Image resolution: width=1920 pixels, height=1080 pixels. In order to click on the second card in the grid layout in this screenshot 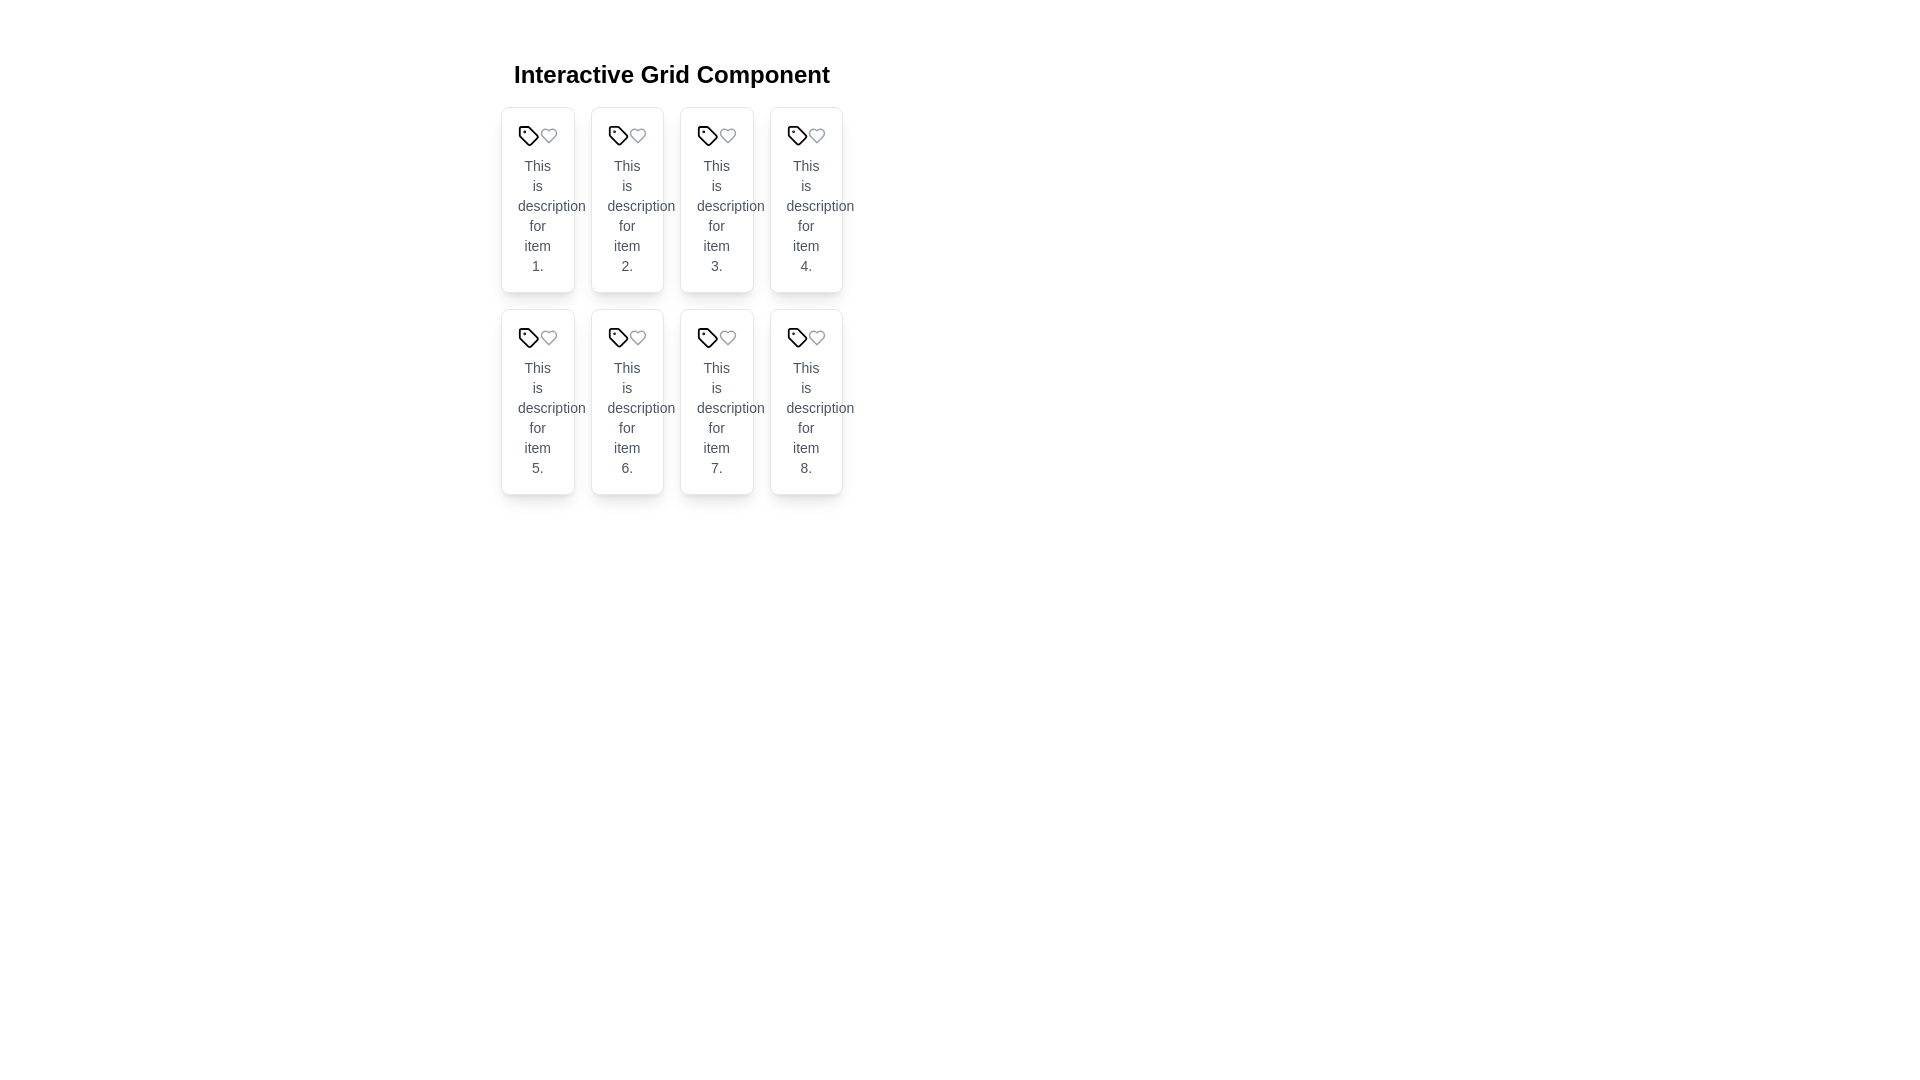, I will do `click(626, 200)`.